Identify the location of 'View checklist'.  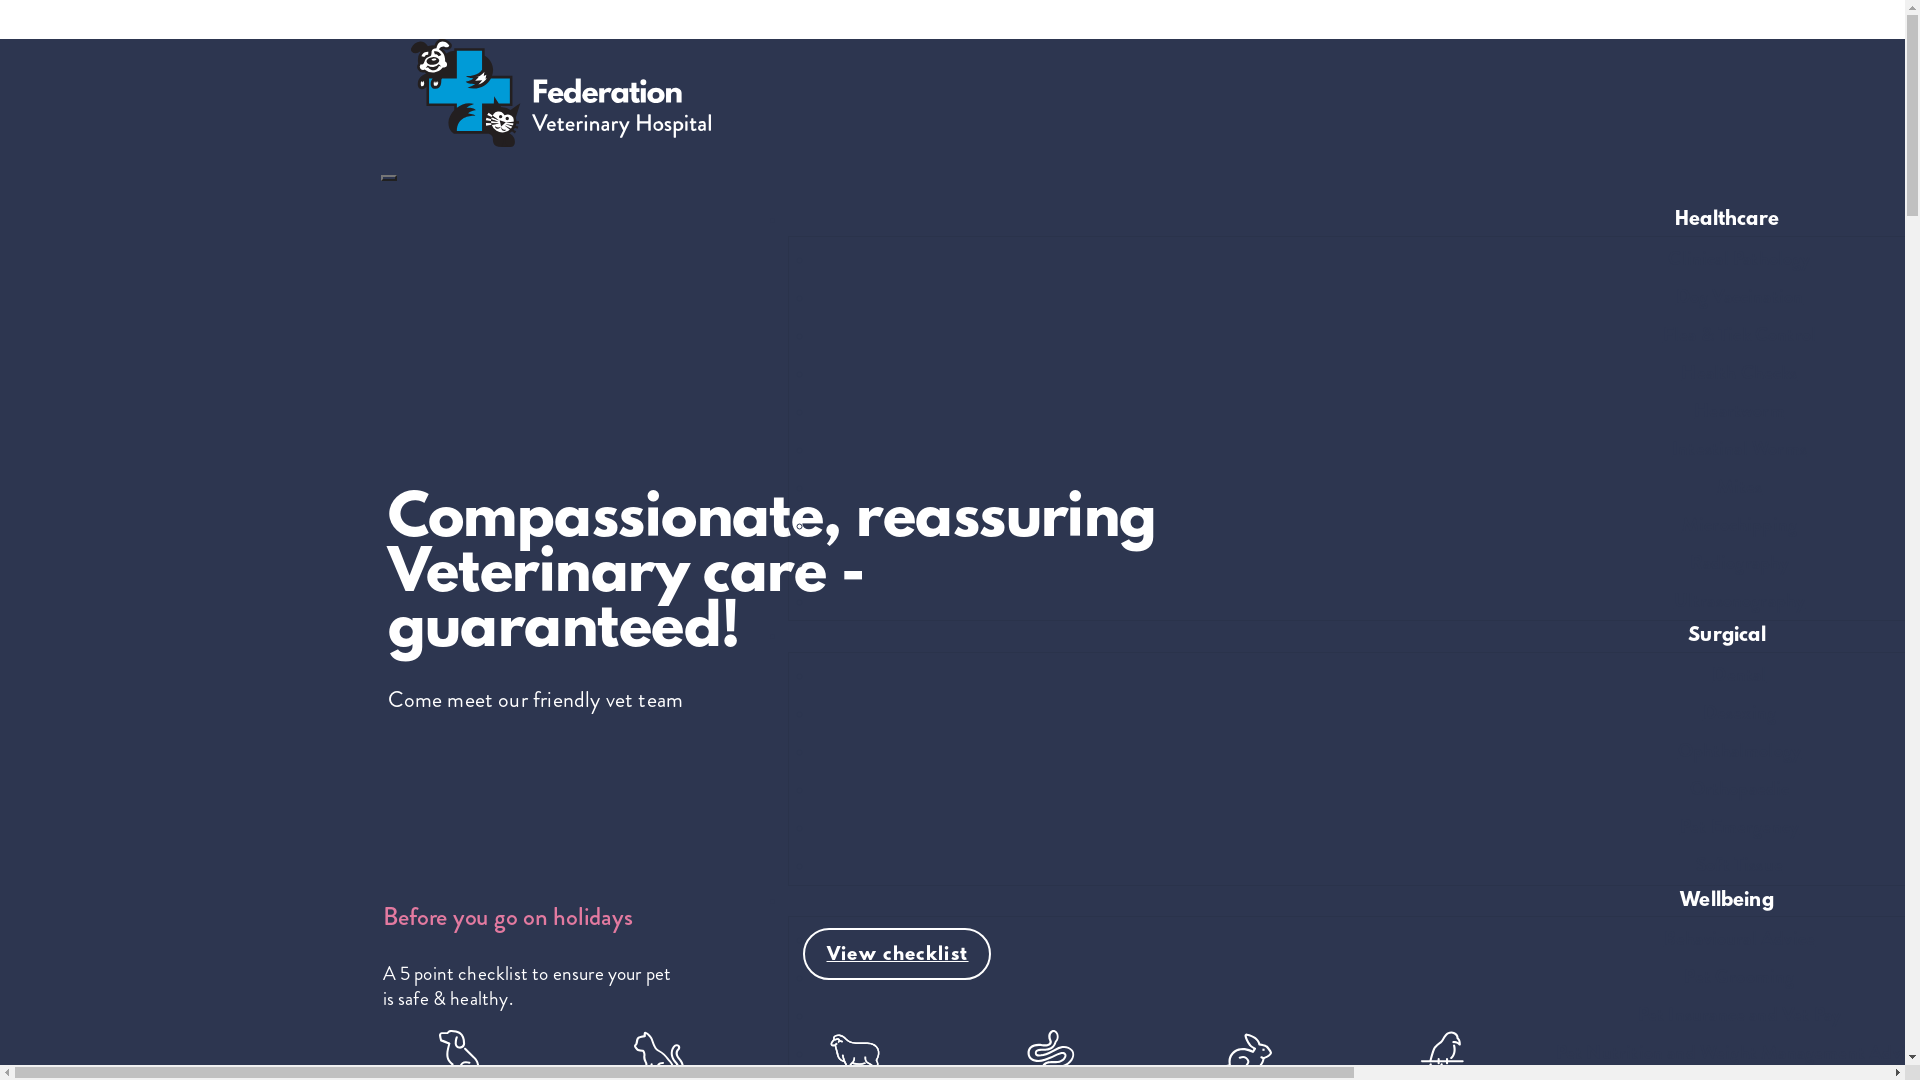
(895, 952).